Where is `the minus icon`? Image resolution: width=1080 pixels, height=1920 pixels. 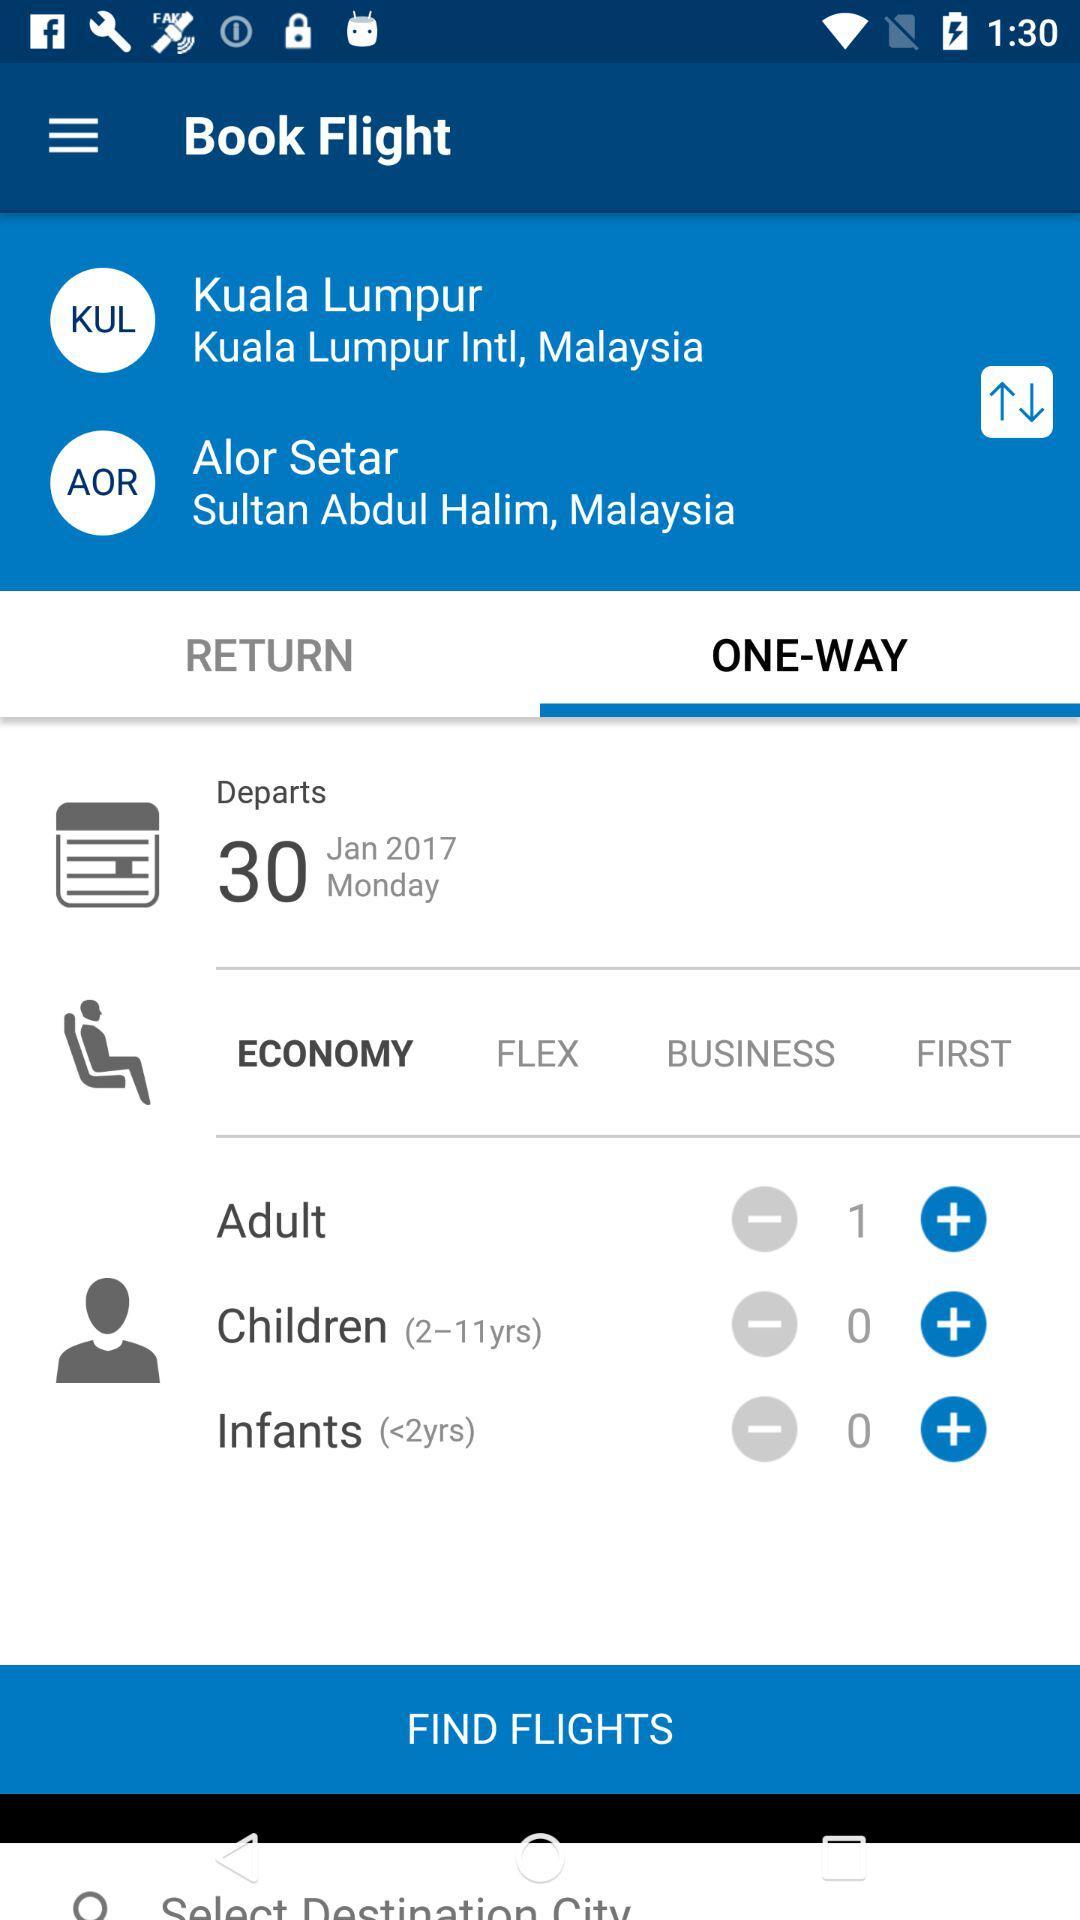 the minus icon is located at coordinates (764, 1428).